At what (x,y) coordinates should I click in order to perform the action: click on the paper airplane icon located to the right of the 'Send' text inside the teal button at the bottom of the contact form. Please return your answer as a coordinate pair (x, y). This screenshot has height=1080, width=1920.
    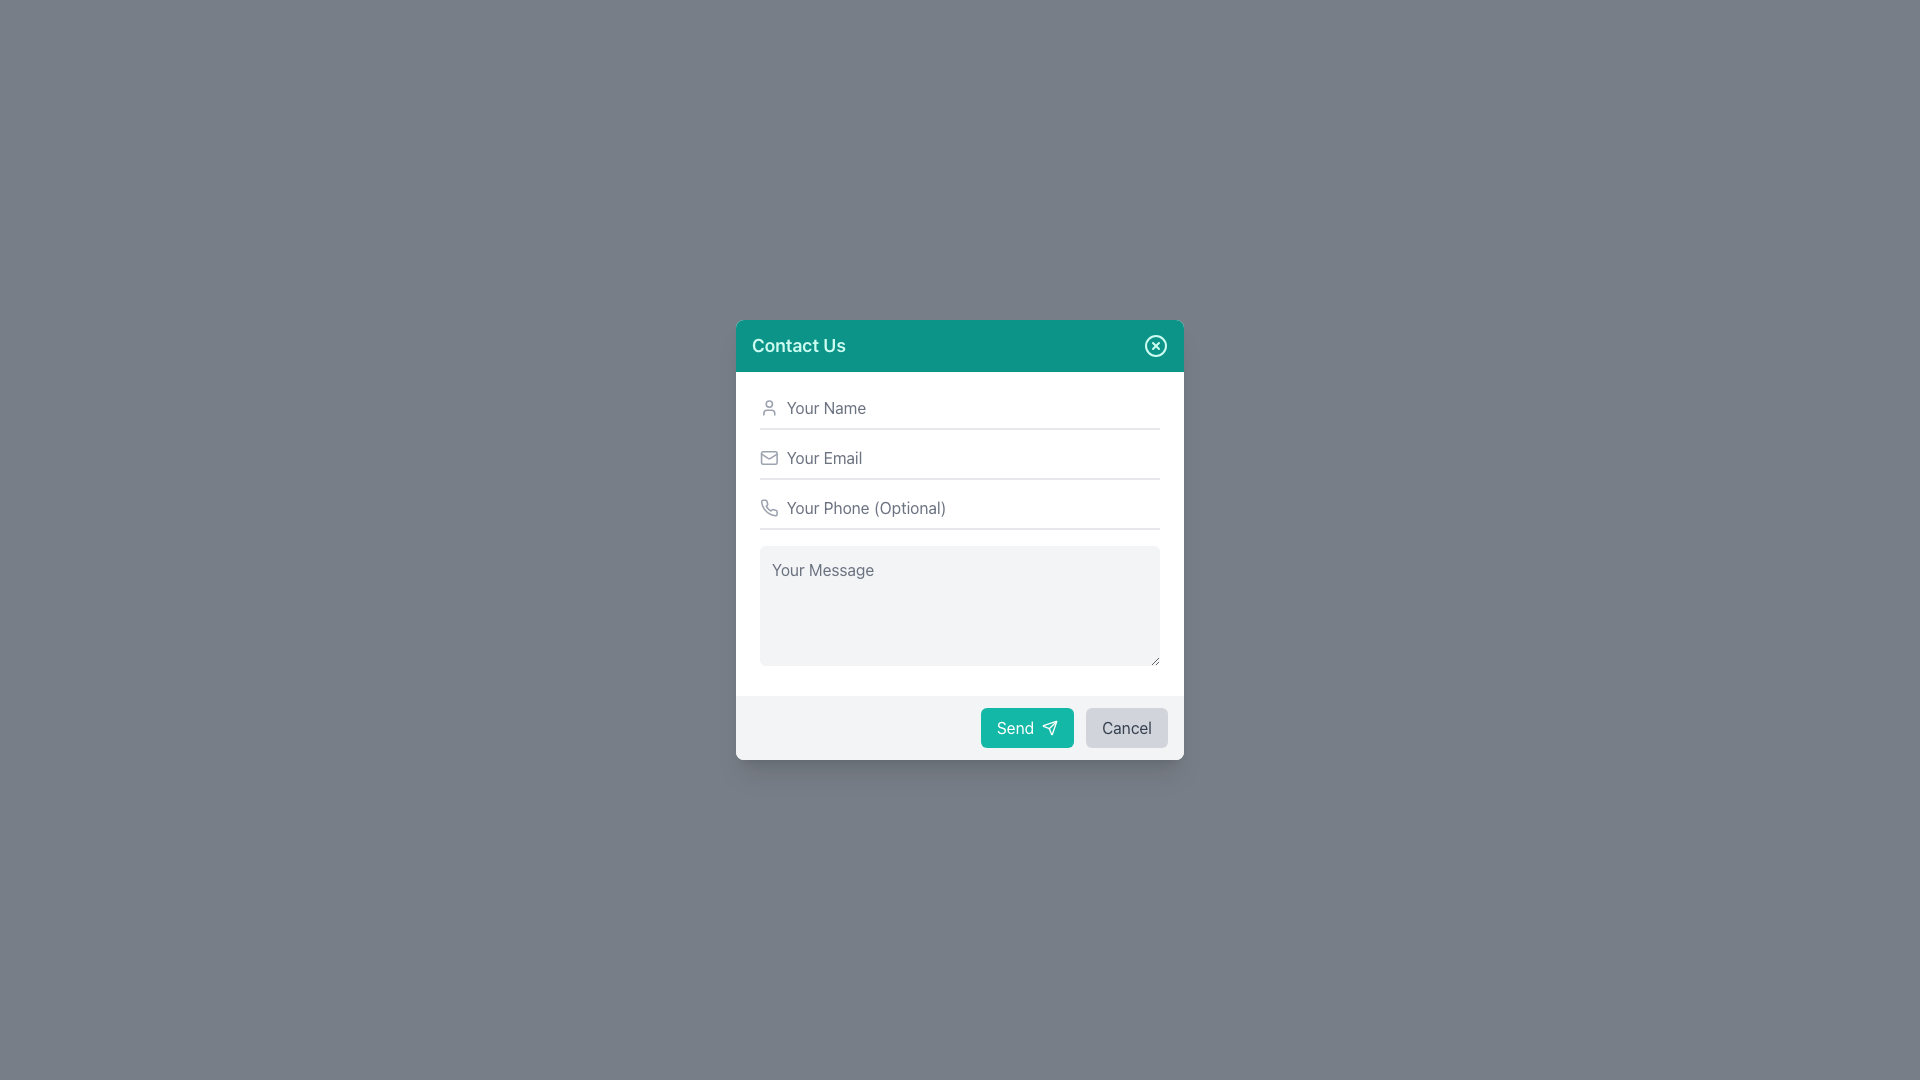
    Looking at the image, I should click on (1049, 728).